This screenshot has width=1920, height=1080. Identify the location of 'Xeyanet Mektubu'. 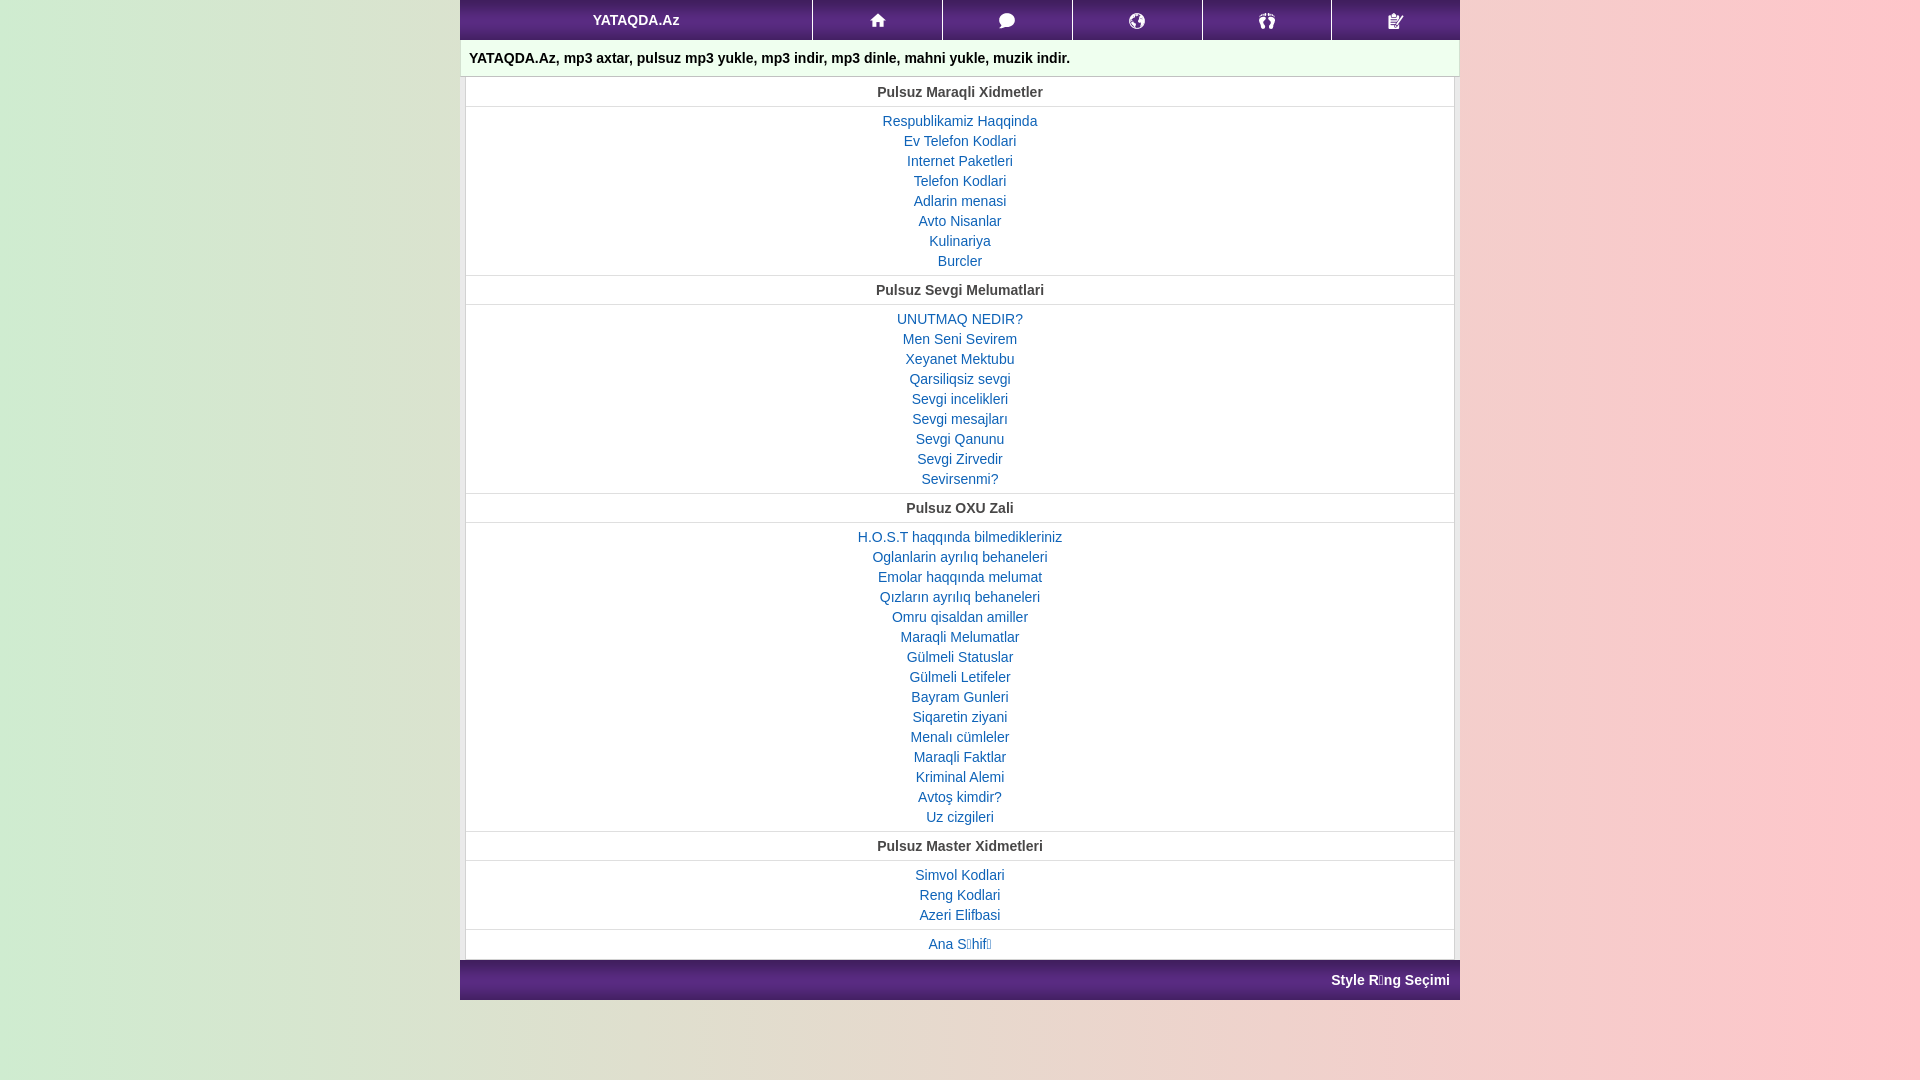
(960, 357).